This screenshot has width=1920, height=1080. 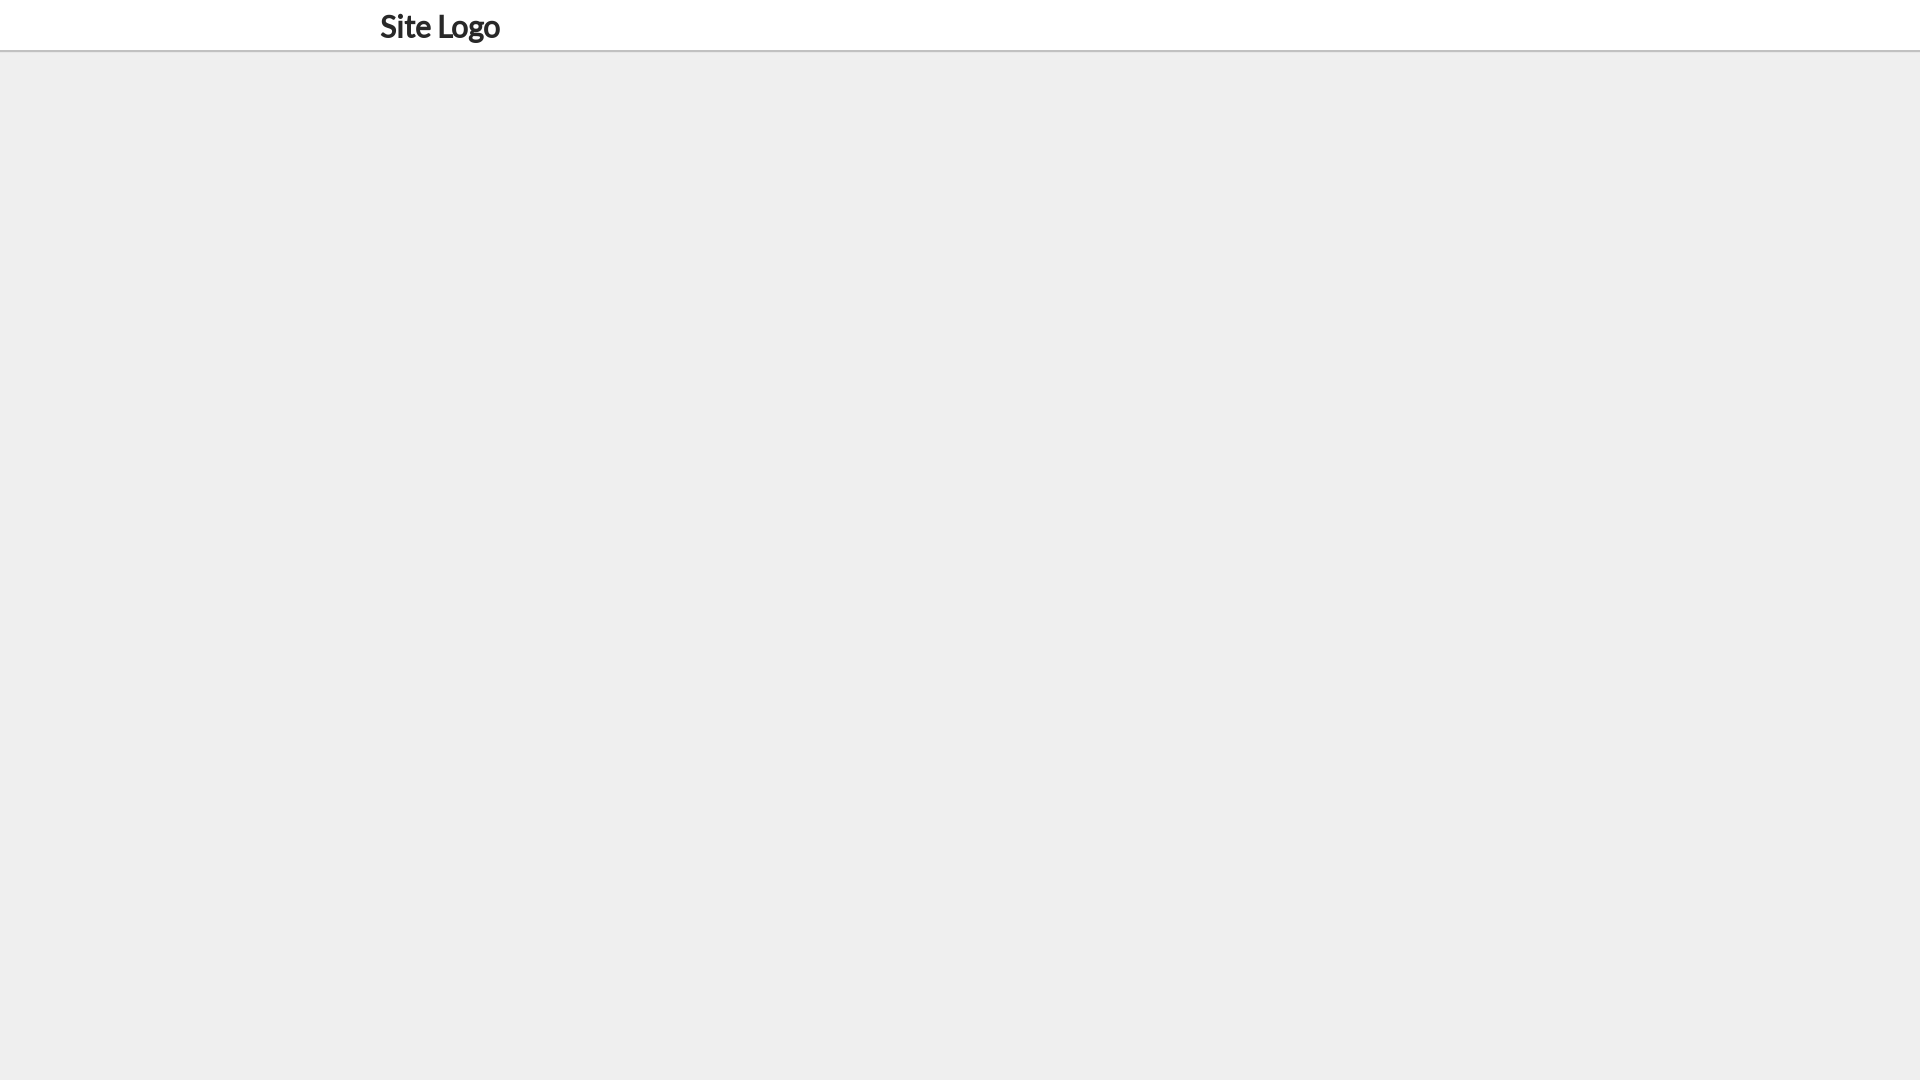 What do you see at coordinates (439, 26) in the screenshot?
I see `'Site Logo'` at bounding box center [439, 26].